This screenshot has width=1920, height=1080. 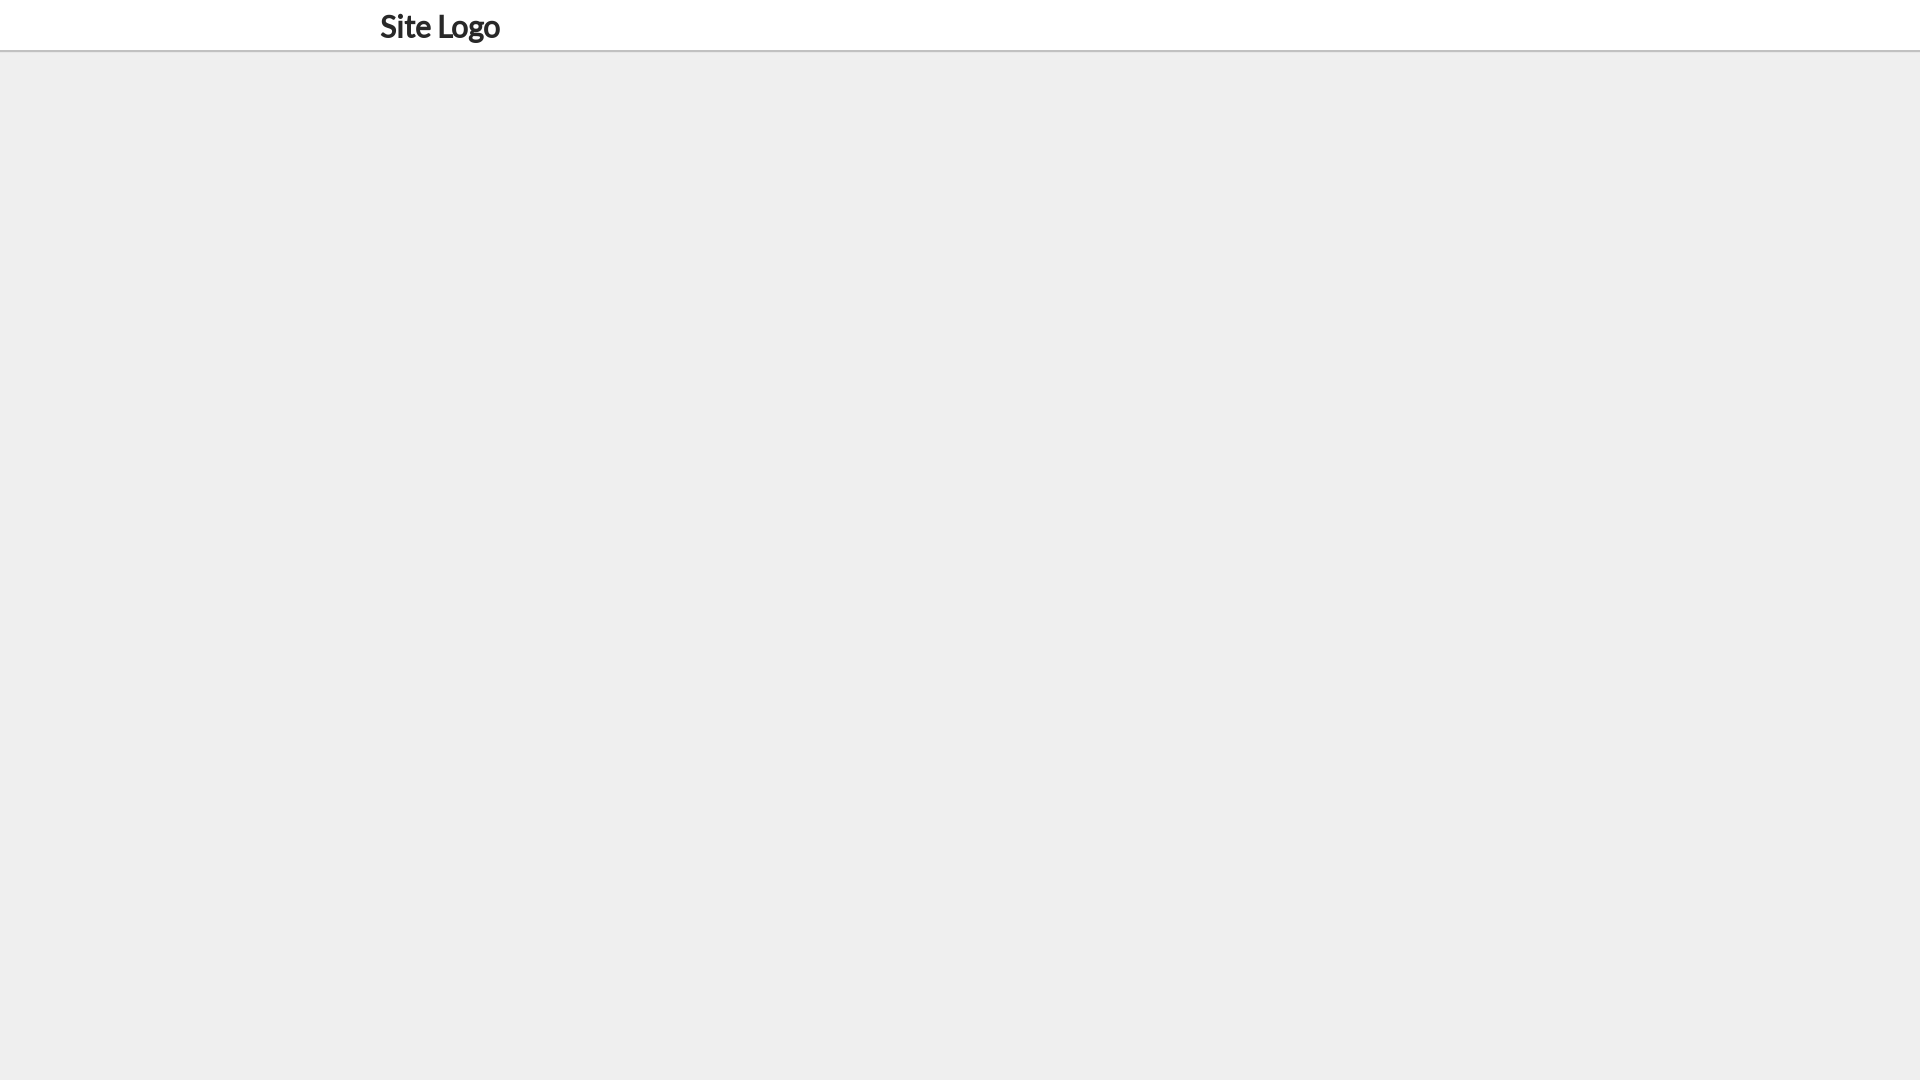 What do you see at coordinates (439, 26) in the screenshot?
I see `'Site Logo'` at bounding box center [439, 26].